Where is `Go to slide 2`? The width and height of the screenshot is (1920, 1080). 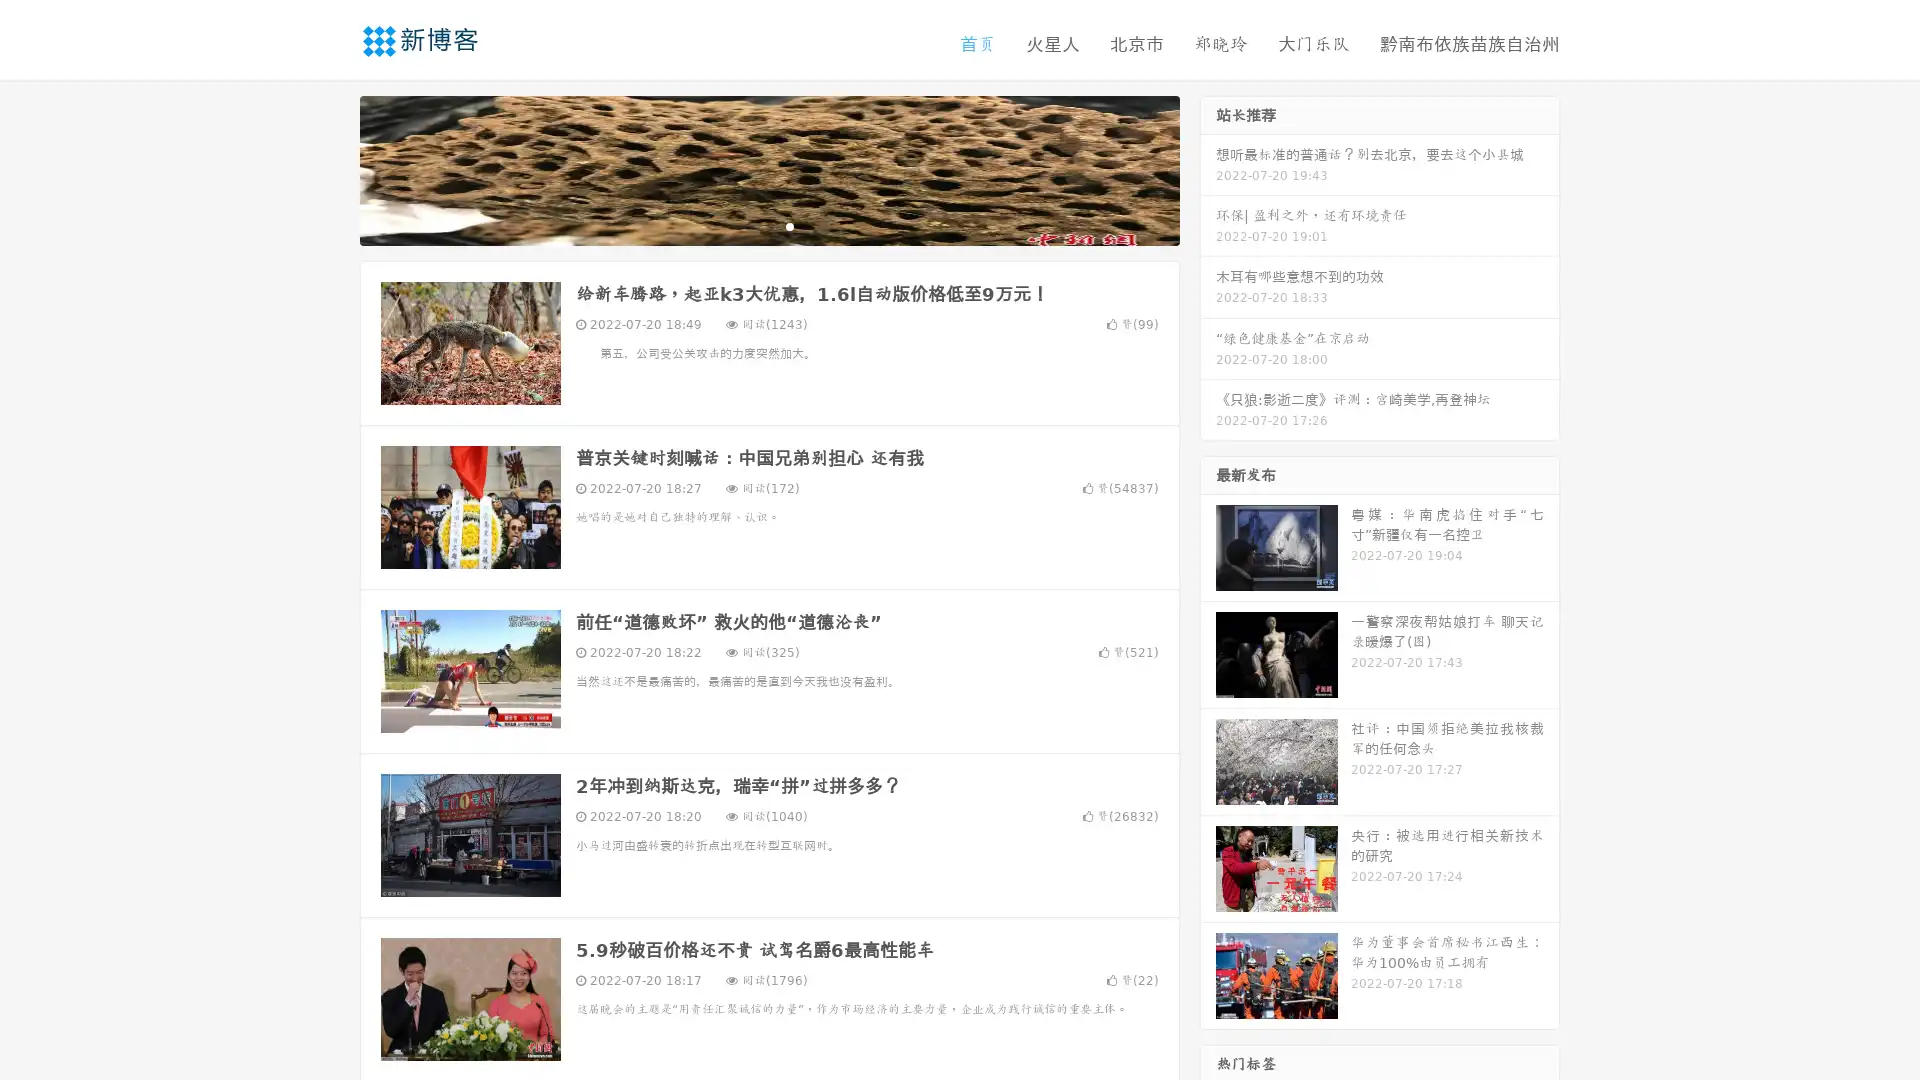
Go to slide 2 is located at coordinates (768, 225).